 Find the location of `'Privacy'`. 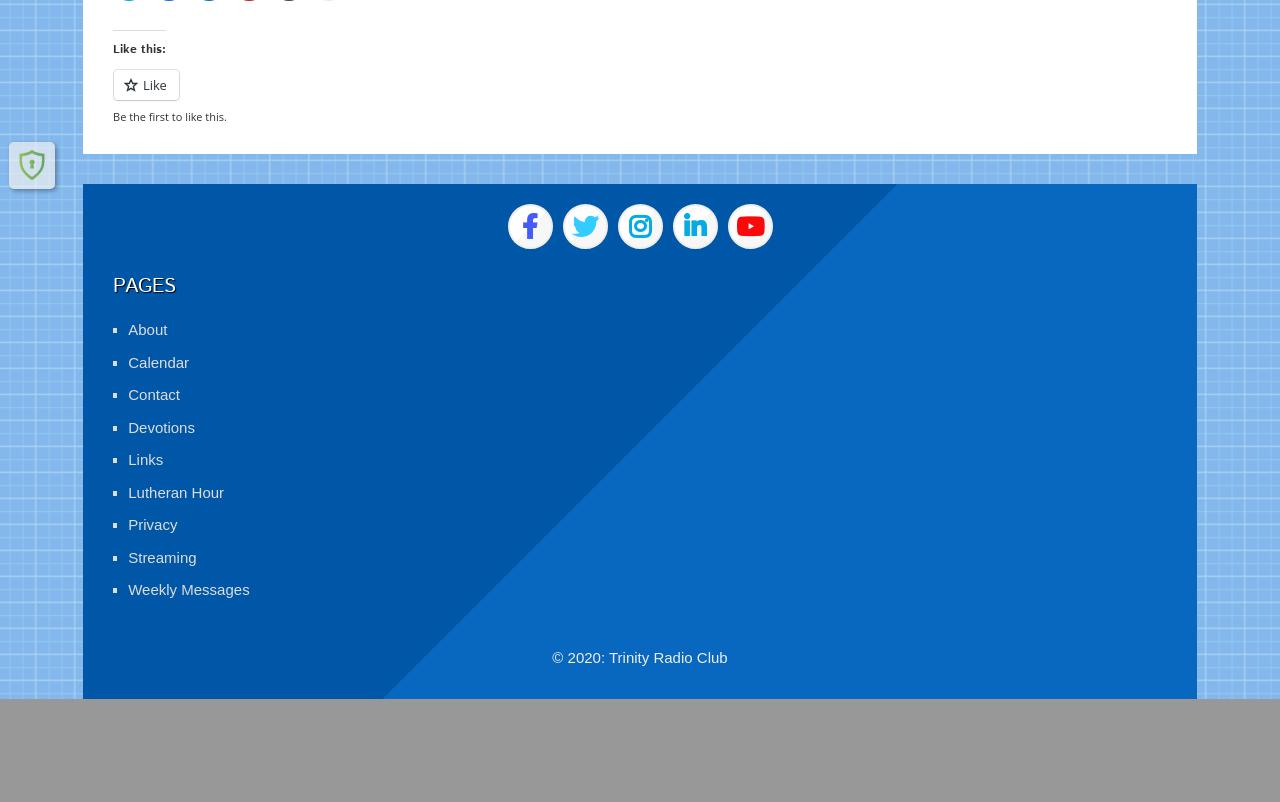

'Privacy' is located at coordinates (127, 501).